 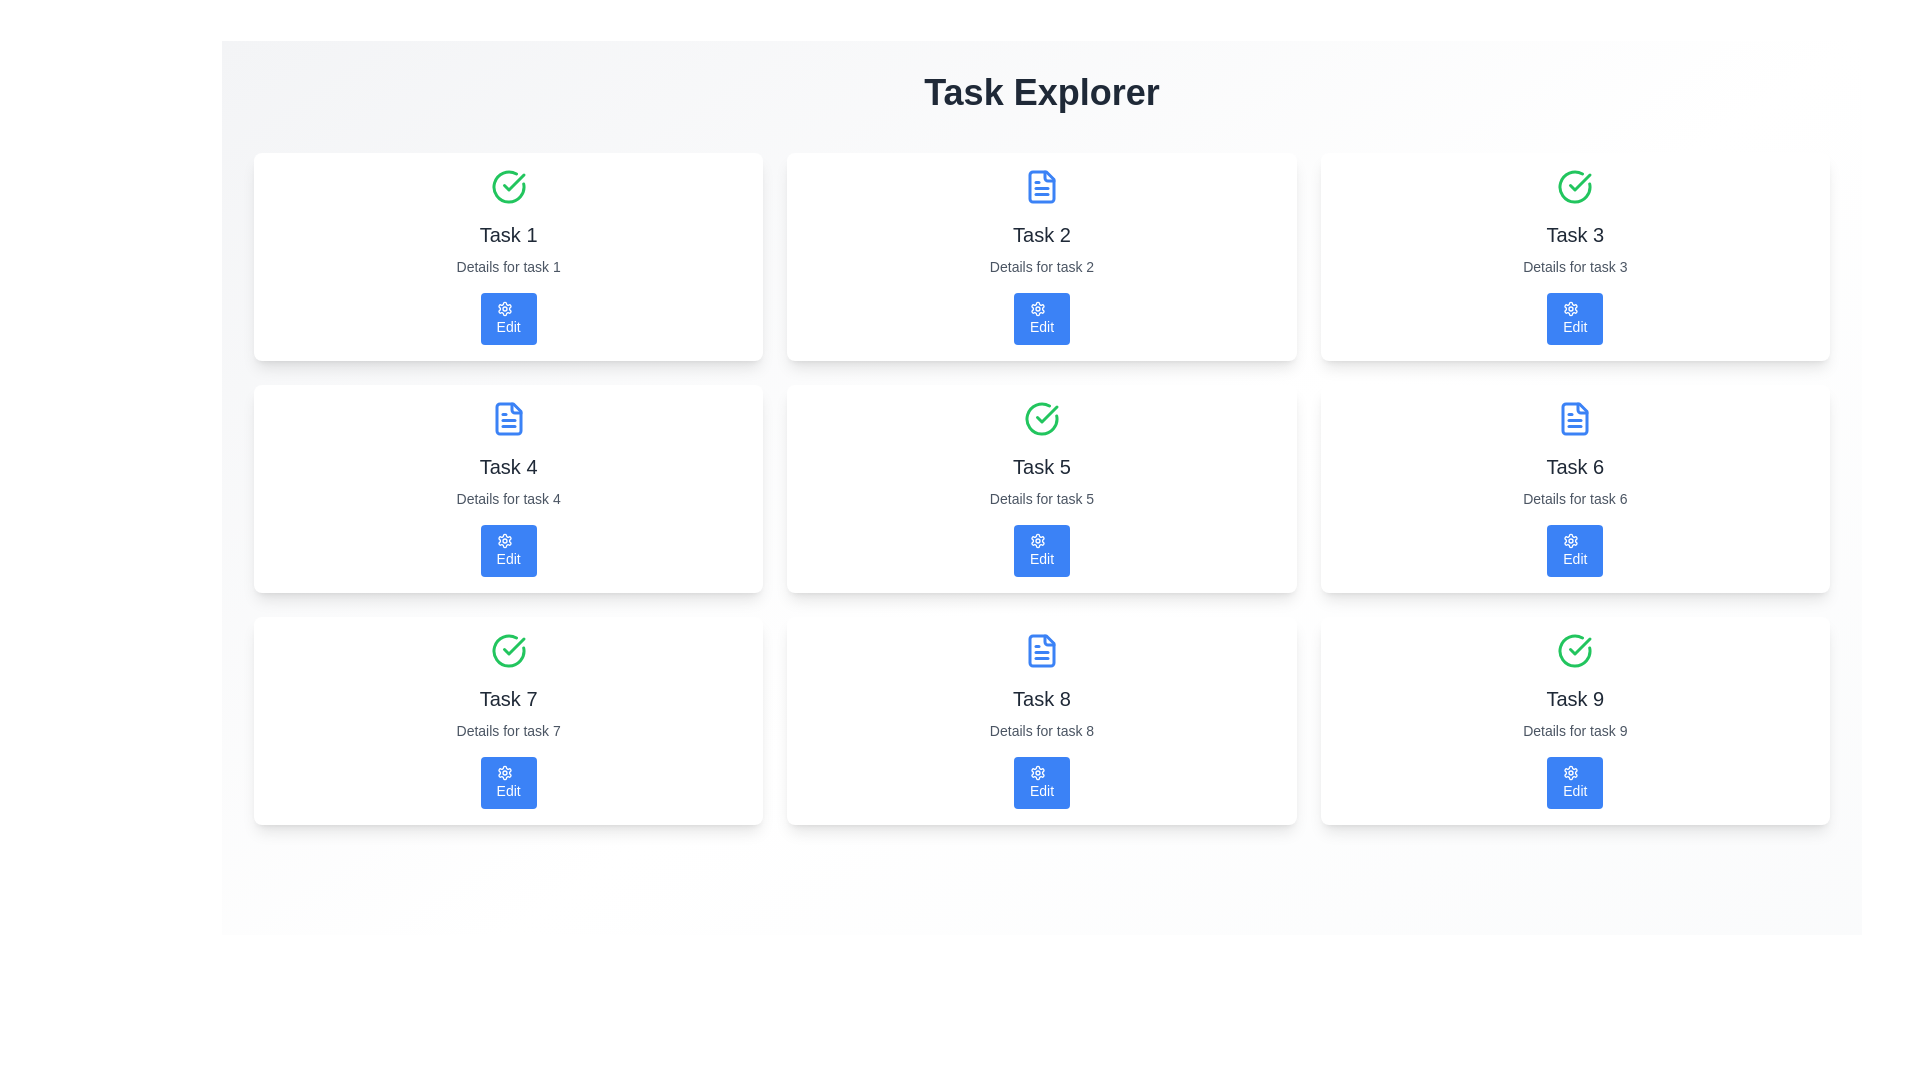 I want to click on the task title label displayed in the third position of the first row in the task management interface, so click(x=1574, y=234).